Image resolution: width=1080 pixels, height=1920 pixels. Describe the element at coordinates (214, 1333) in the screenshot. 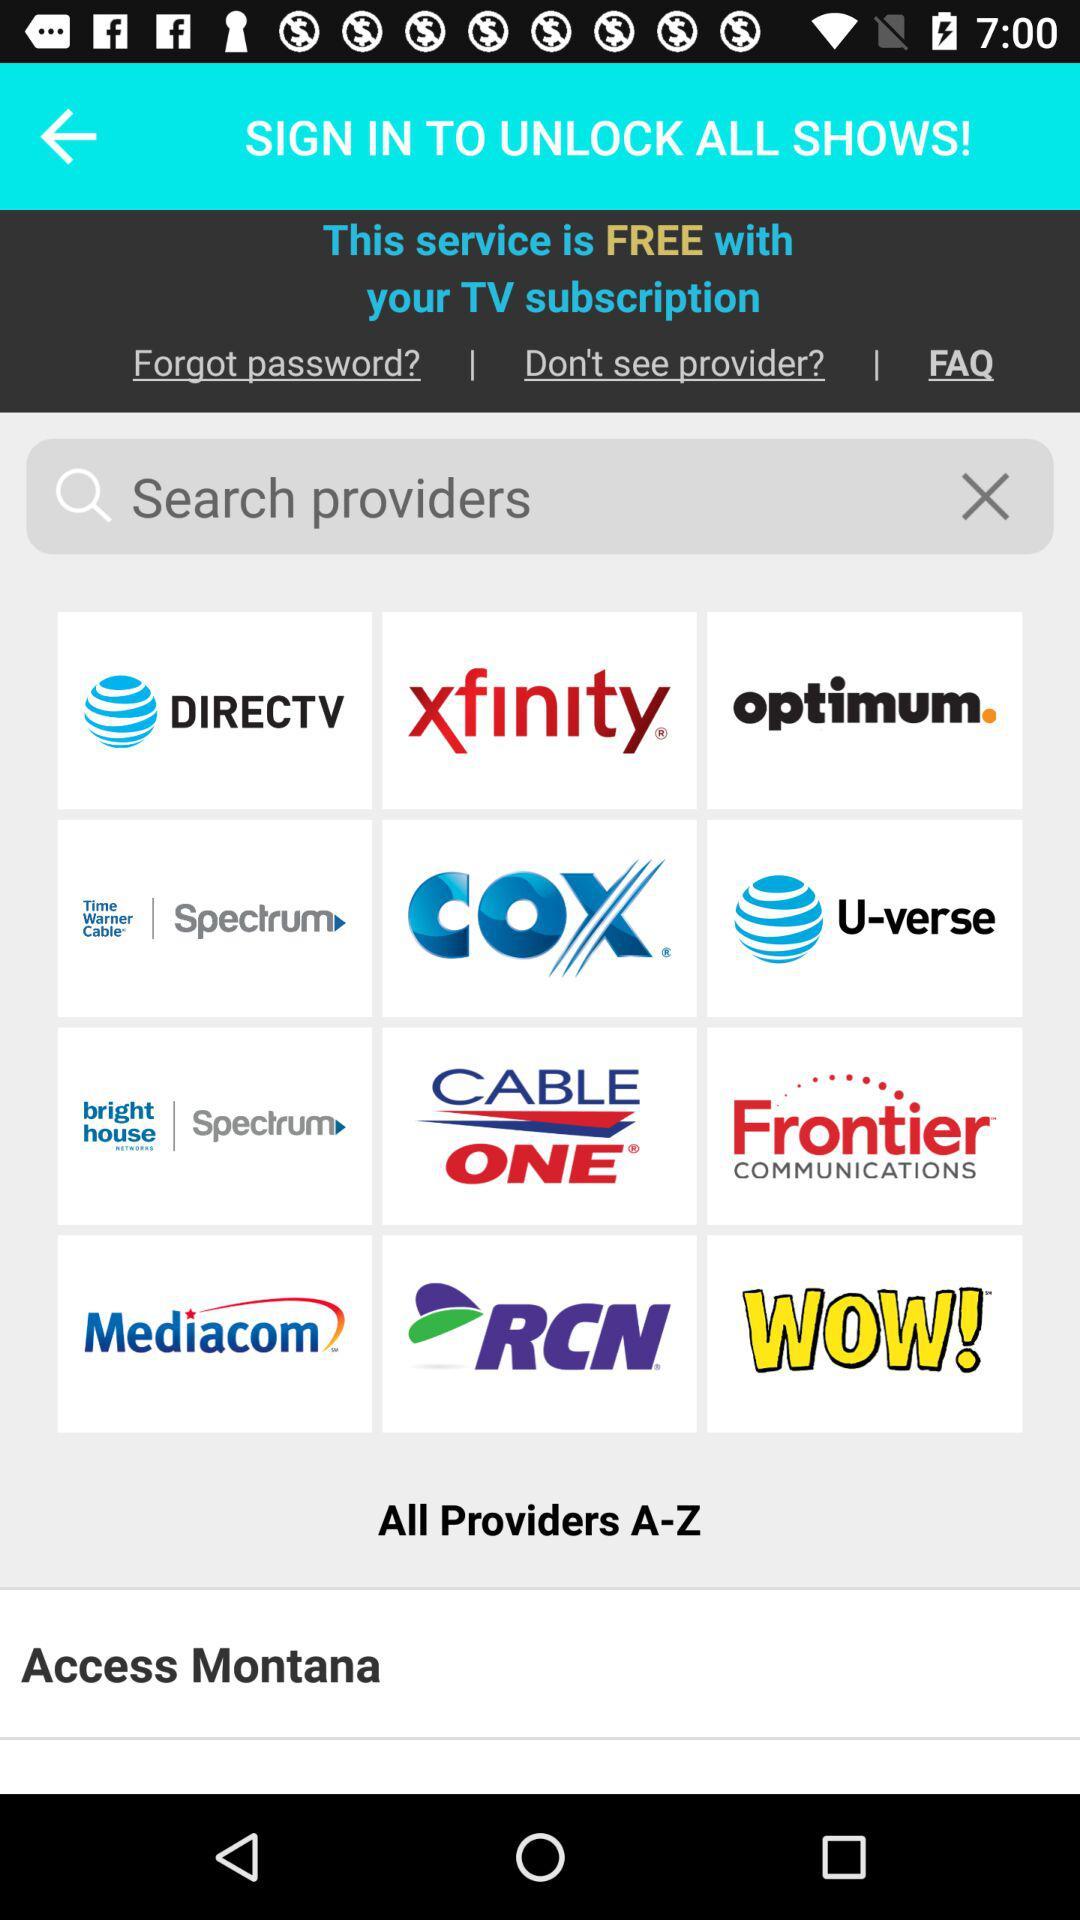

I see `website` at that location.